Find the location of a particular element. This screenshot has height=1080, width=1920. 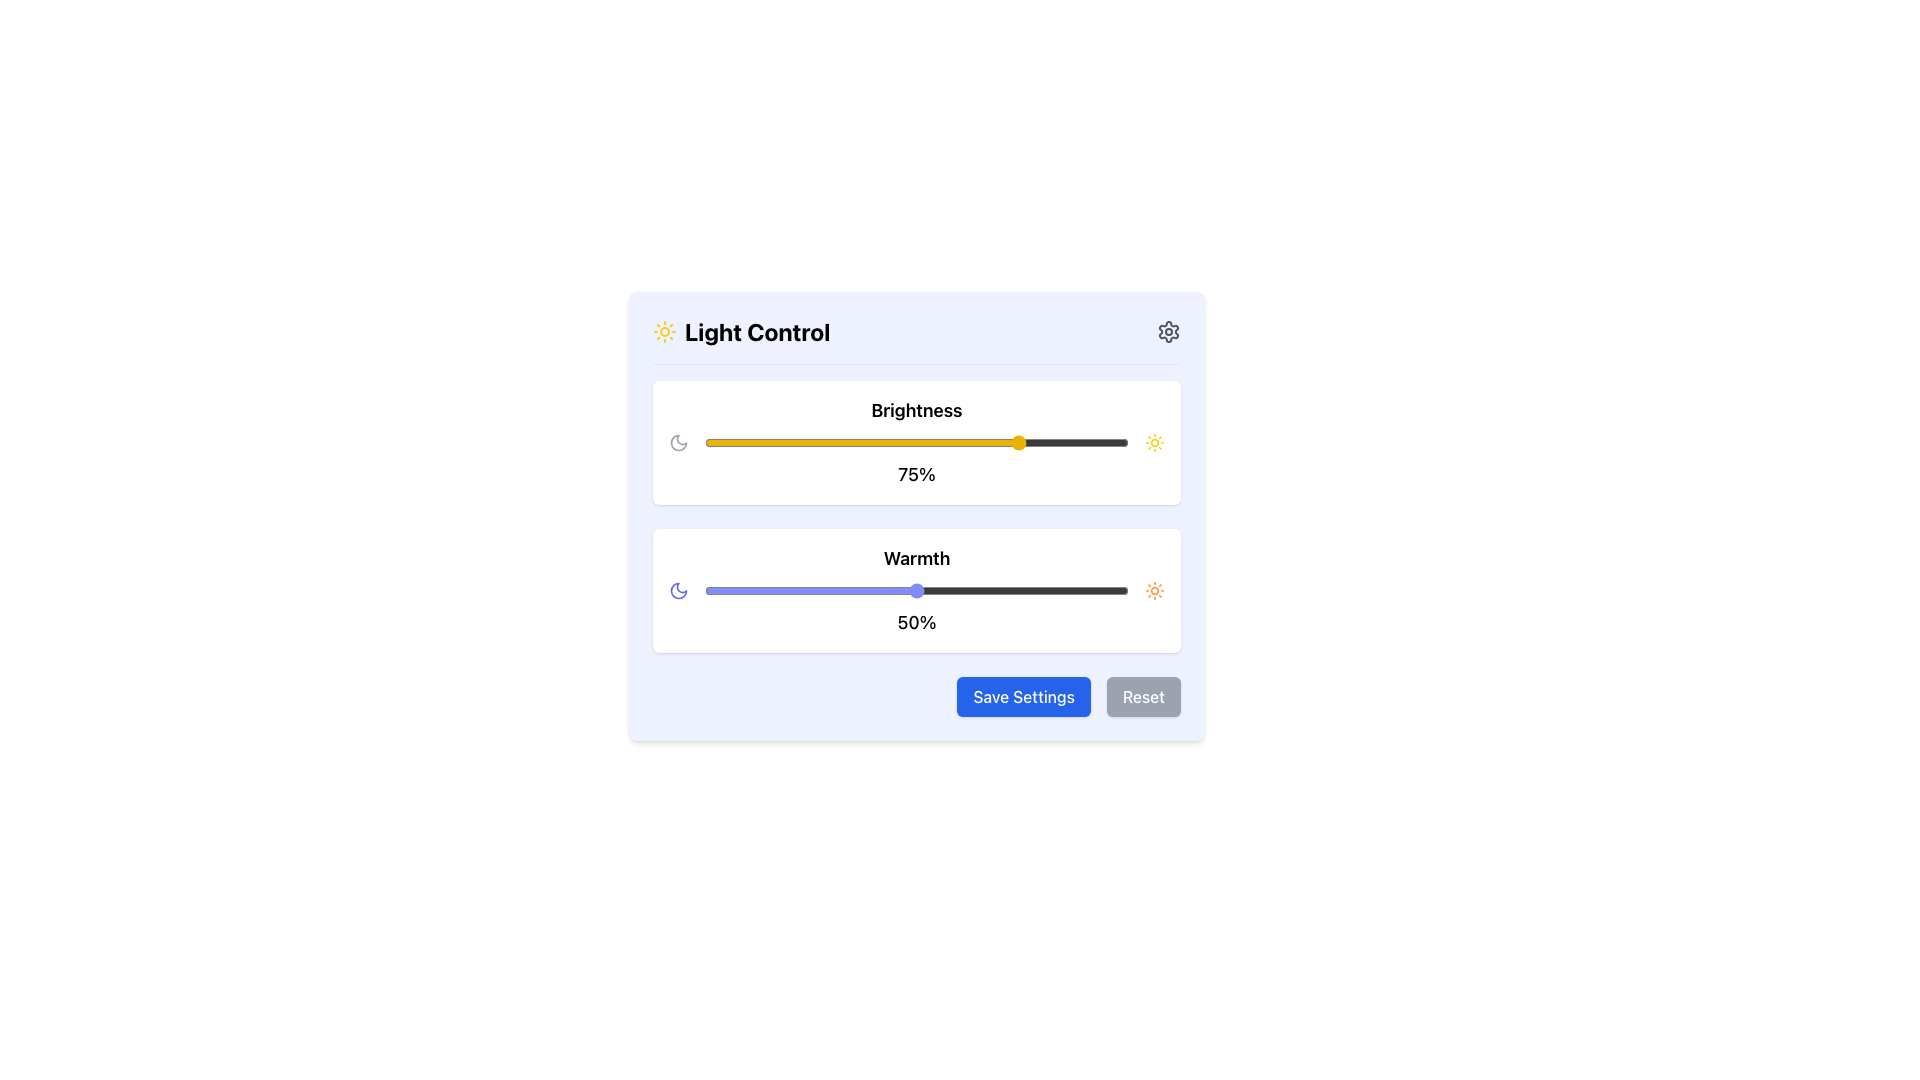

the gear icon button for settings located in the top-right corner of the 'Light Control' header section is located at coordinates (1169, 330).